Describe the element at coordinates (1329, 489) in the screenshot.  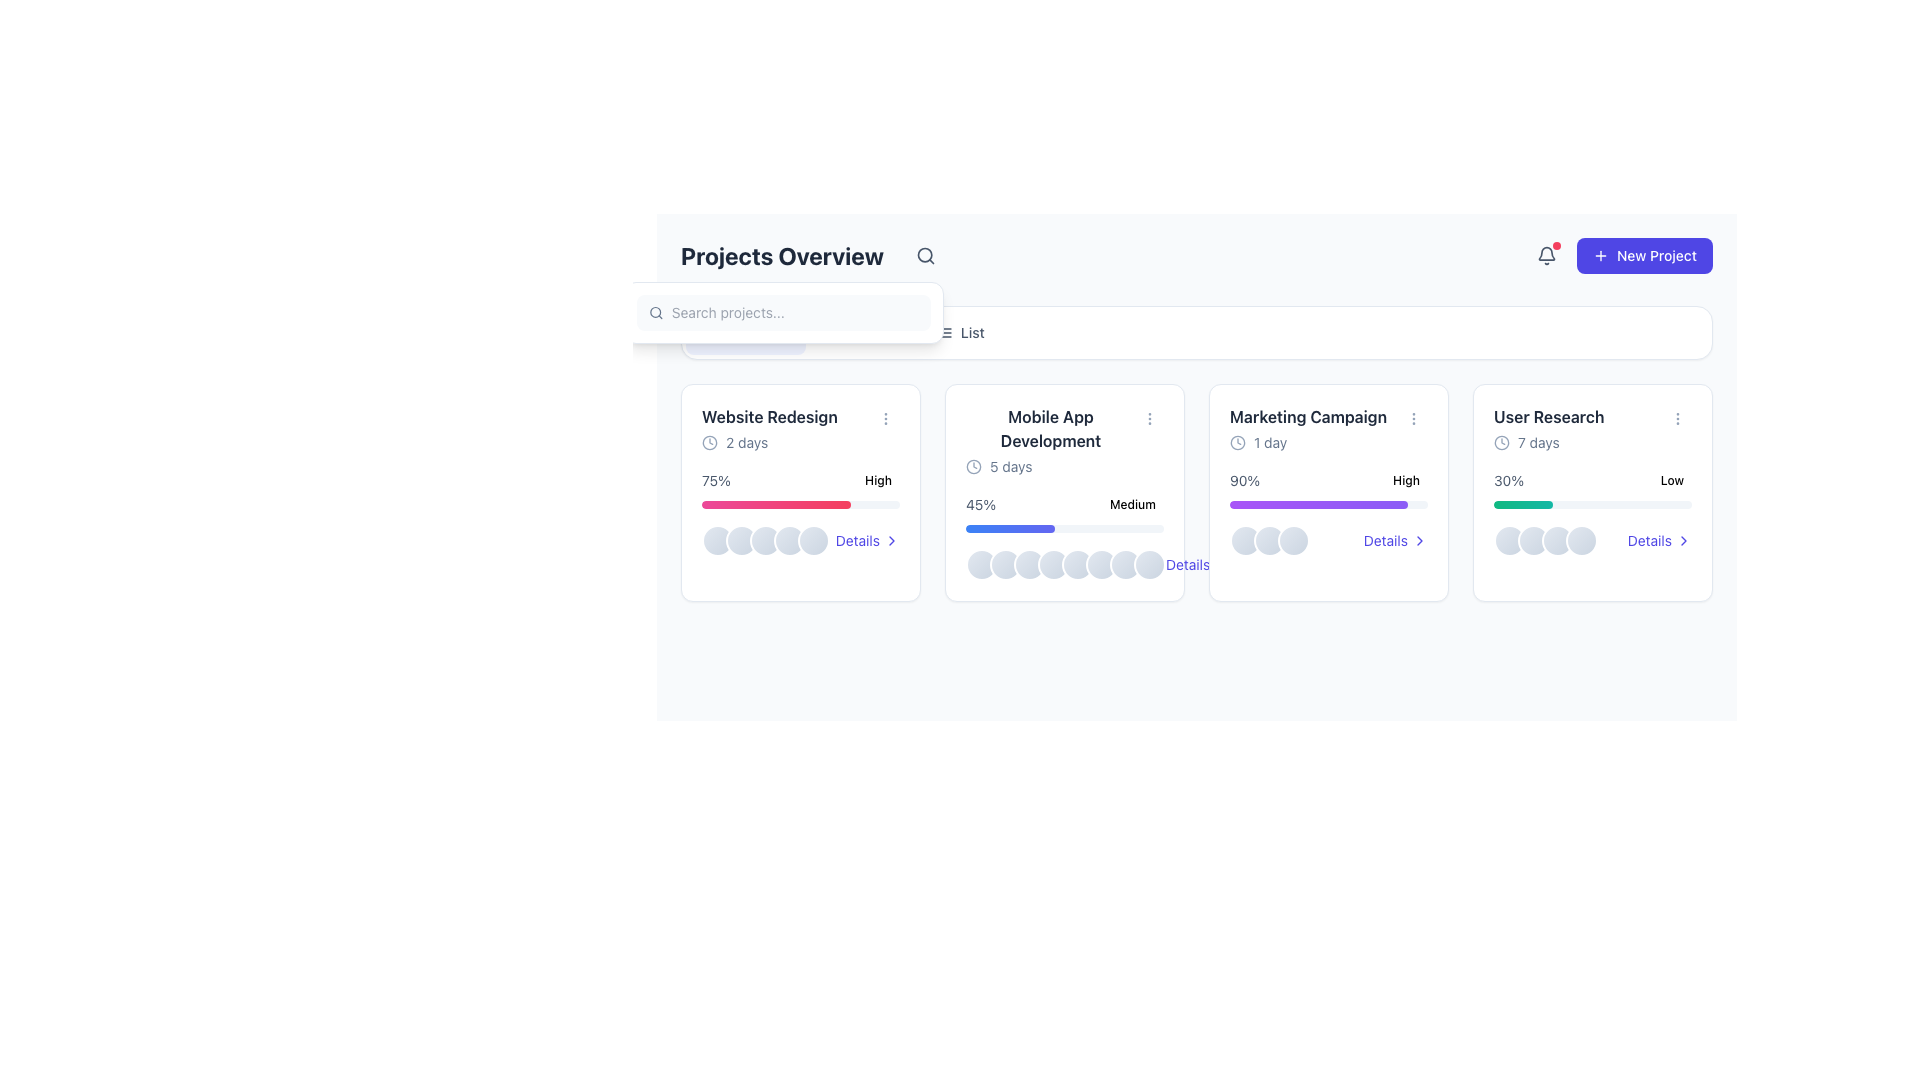
I see `the progress status of the Progress indicator located in the 'Marketing Campaign' section, which shows a vibrant gradient bar indicating '90%' and 'High'` at that location.